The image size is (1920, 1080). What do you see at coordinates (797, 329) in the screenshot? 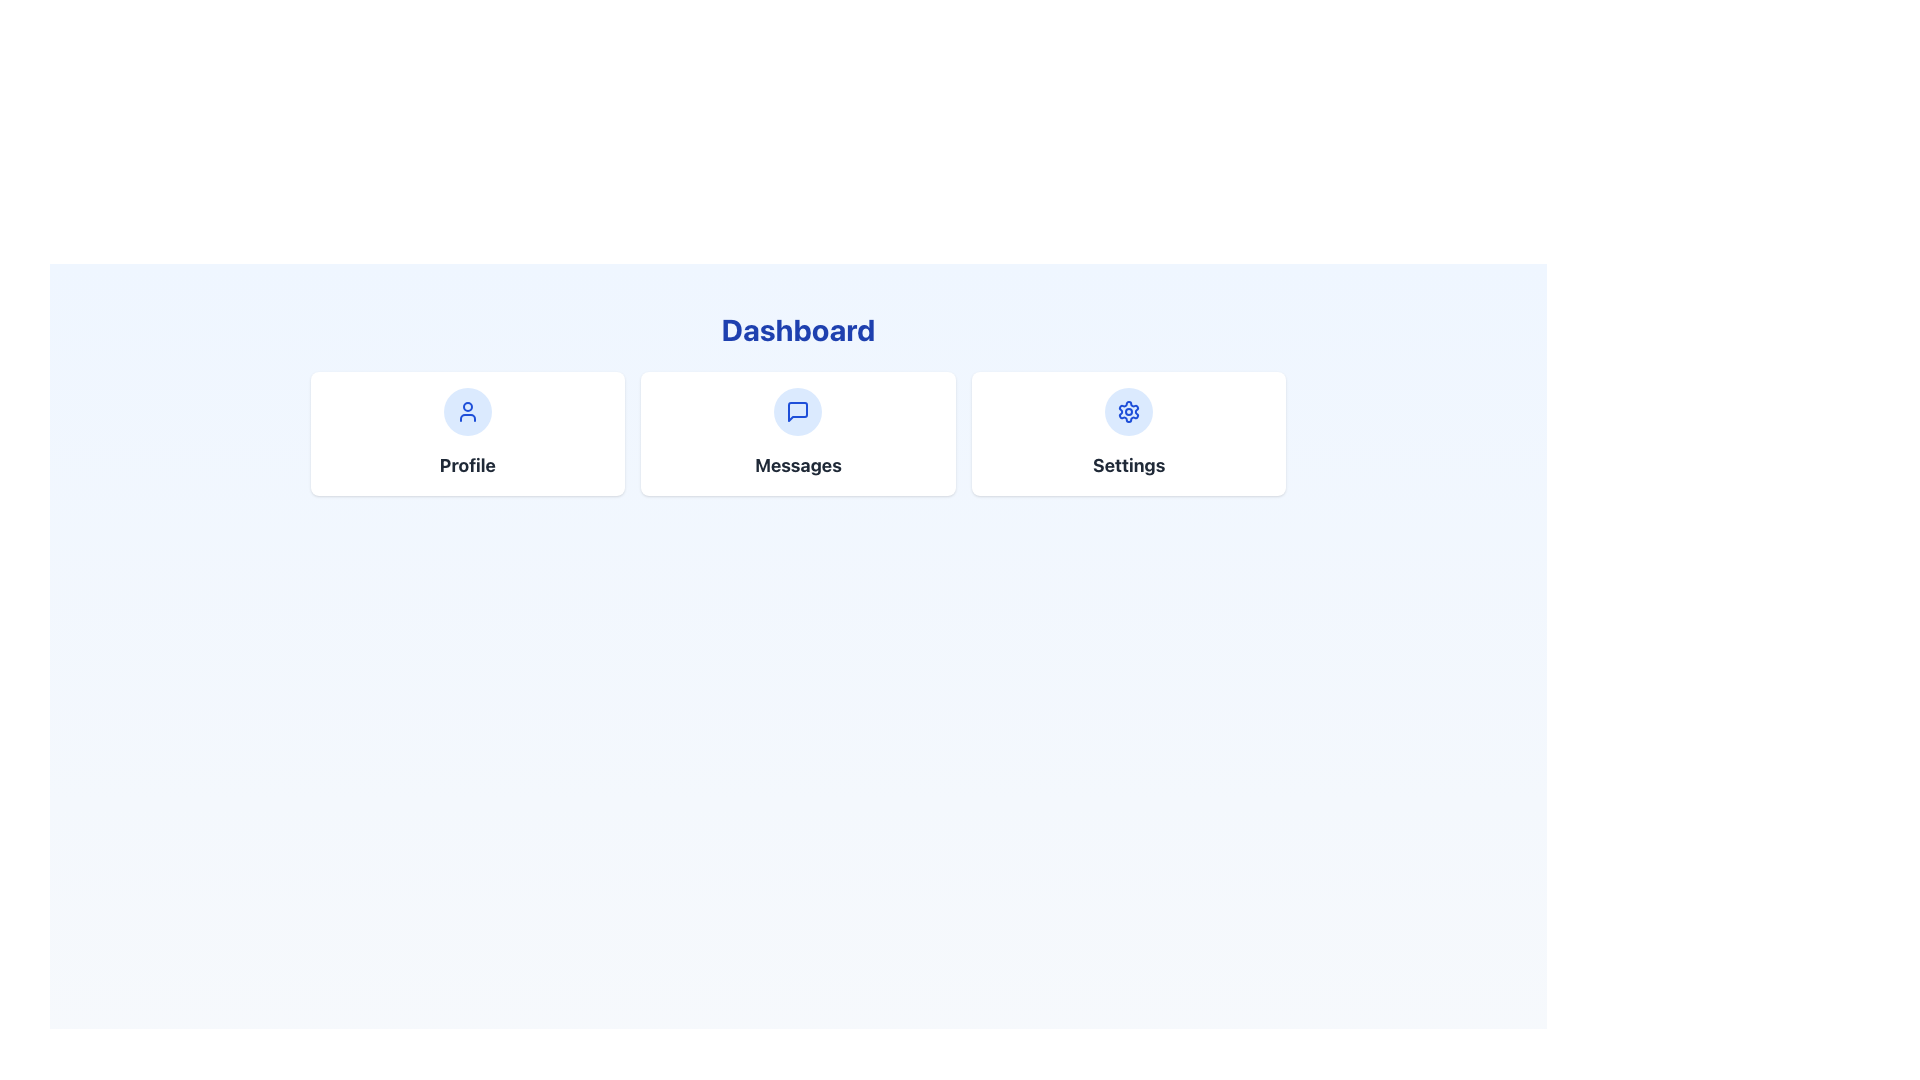
I see `the Text Header indicating the user is on the Dashboard page, which is positioned near the top and horizontally centered above the tiles labeled 'Profile', 'Messages', and 'Settings'` at bounding box center [797, 329].